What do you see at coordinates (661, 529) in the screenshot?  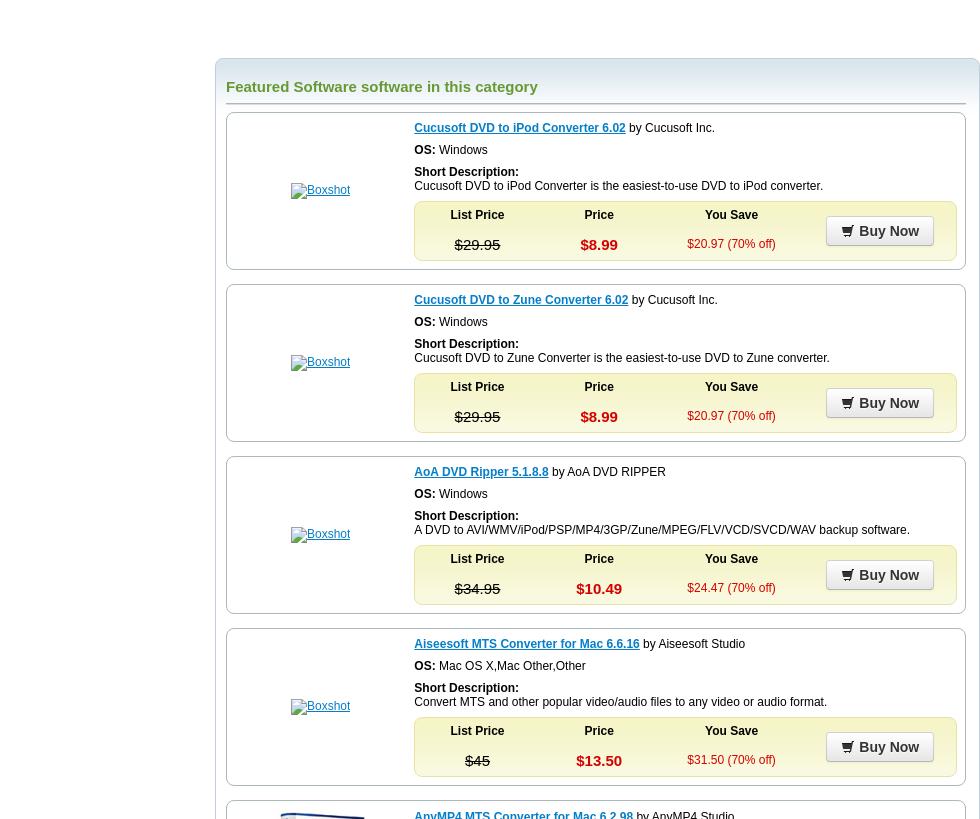 I see `'A DVD to AVI/WMV/iPod/PSP/MP4/3GP/Zune/MPEG/FLV/VCD/SVCD/WAV backup software.'` at bounding box center [661, 529].